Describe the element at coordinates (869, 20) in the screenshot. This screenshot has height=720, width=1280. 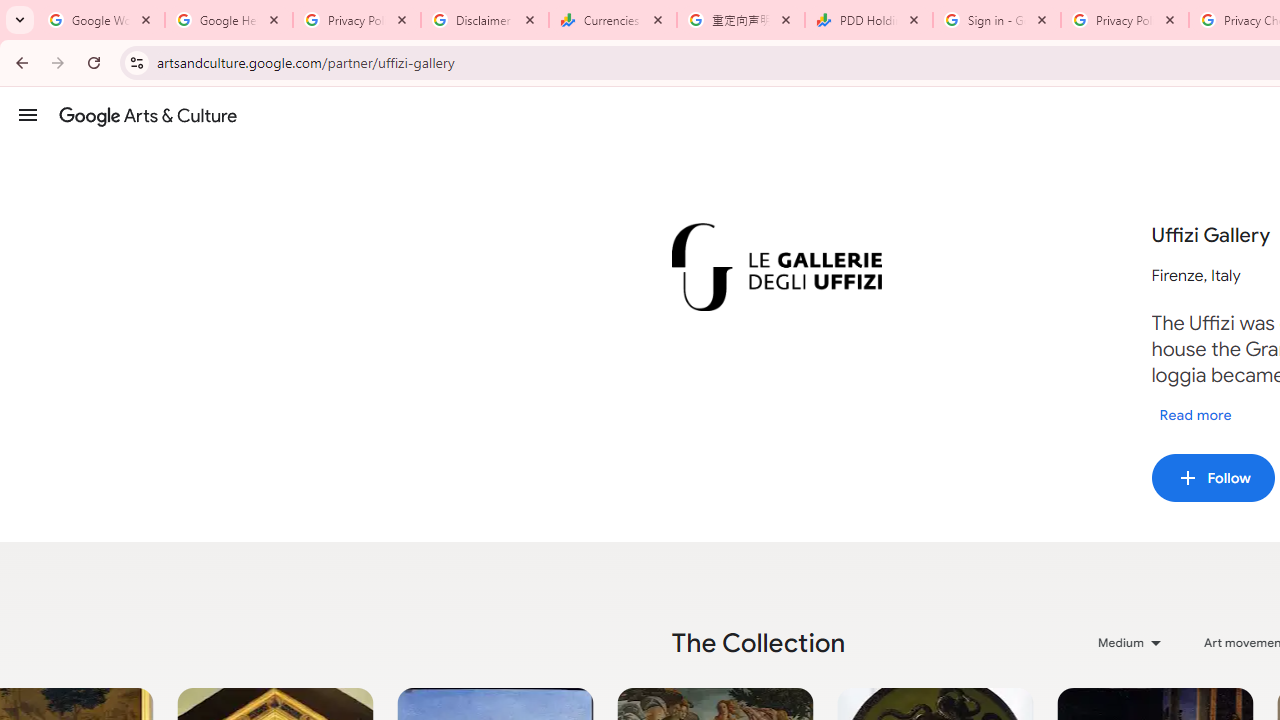
I see `'PDD Holdings Inc - ADR (PDD) Price & News - Google Finance'` at that location.